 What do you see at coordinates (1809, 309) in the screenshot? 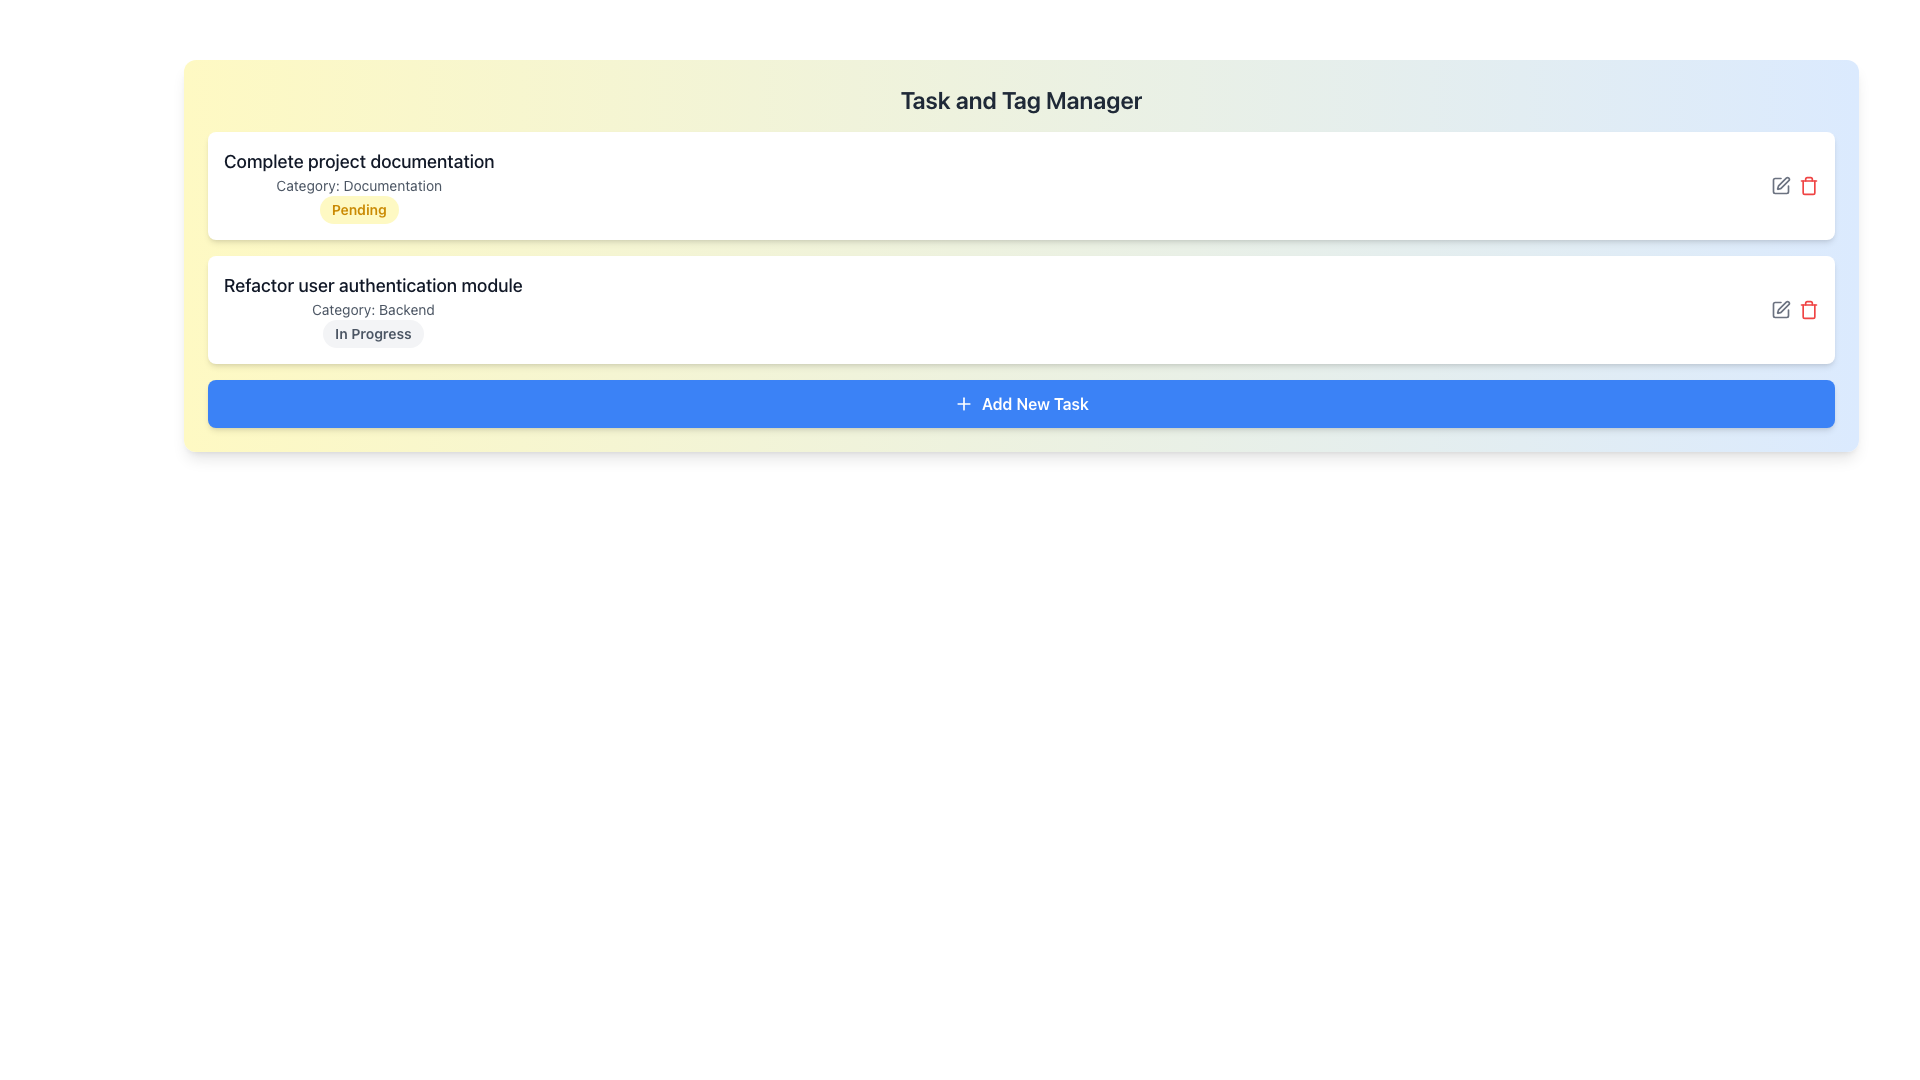
I see `the delete button (Trash Icon) located to the far right of the second task in the list to observe the color change` at bounding box center [1809, 309].